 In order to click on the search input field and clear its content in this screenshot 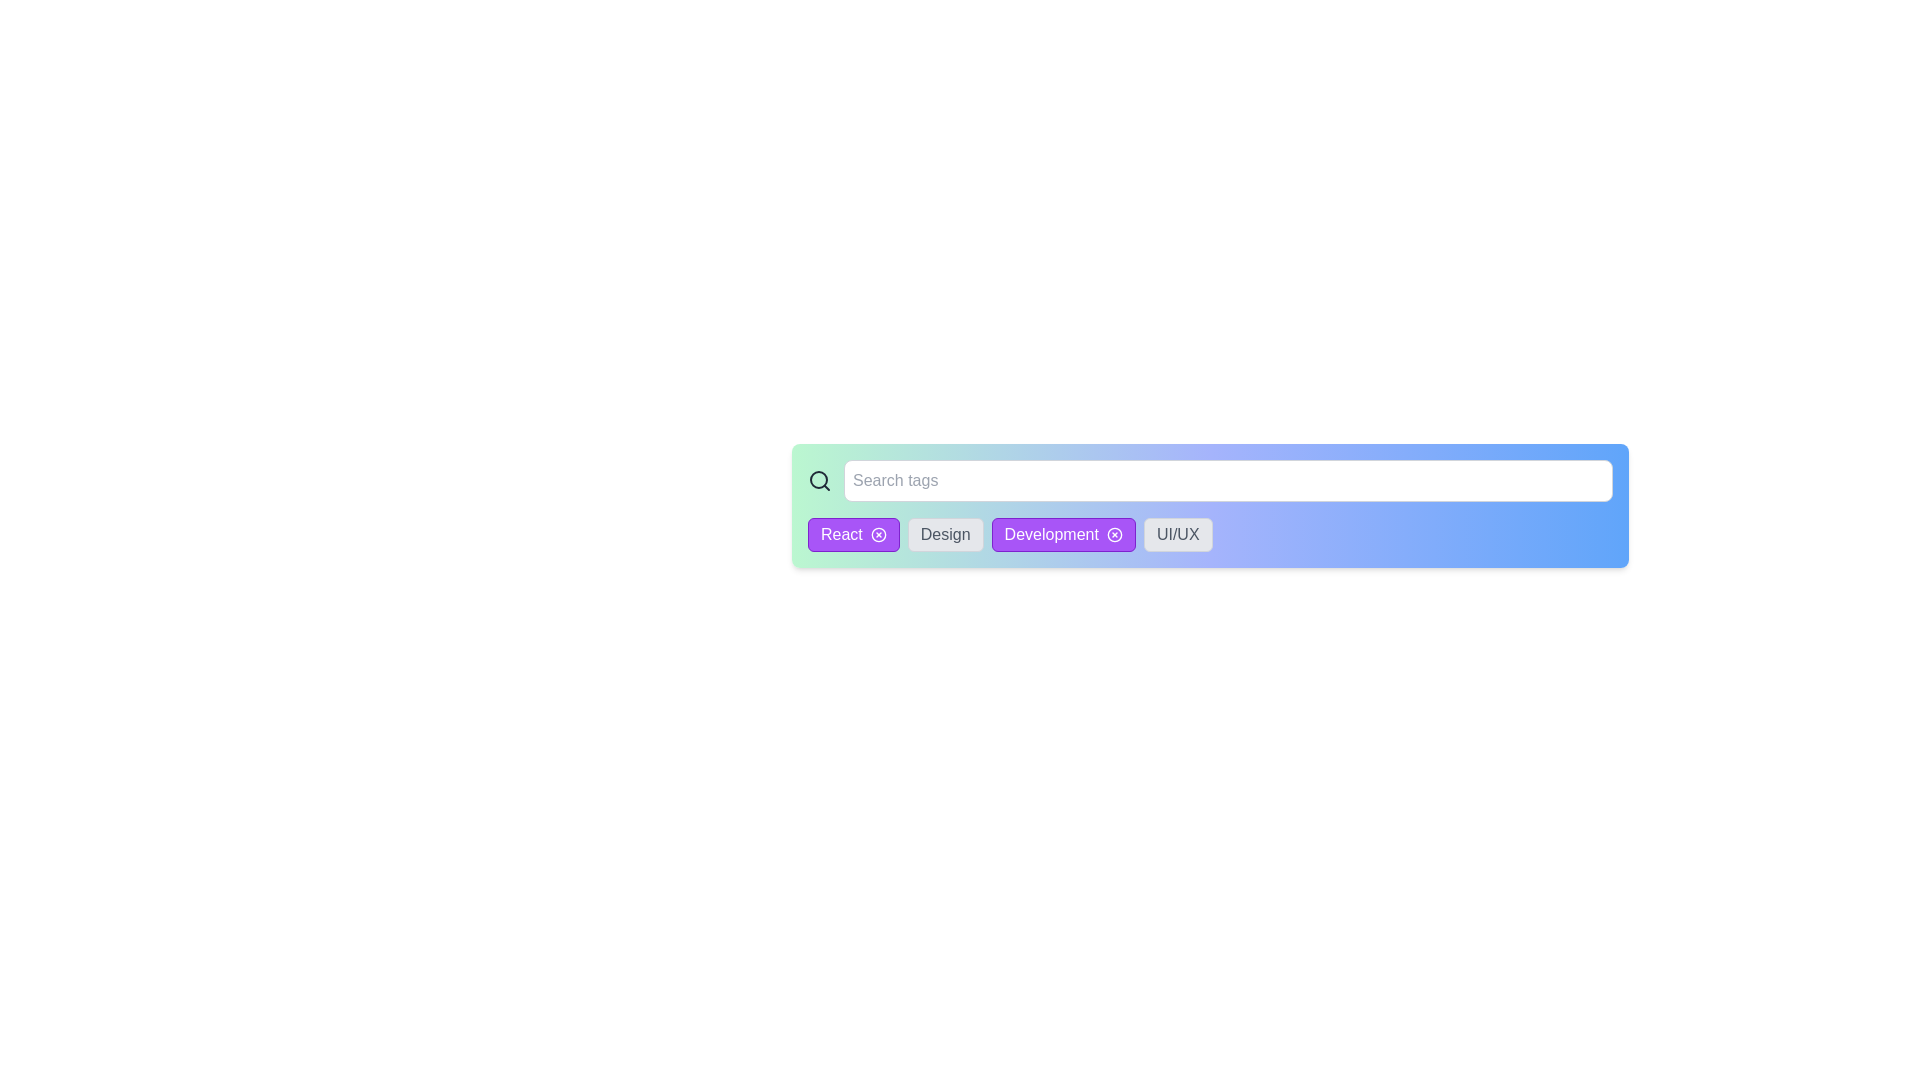, I will do `click(1227, 481)`.